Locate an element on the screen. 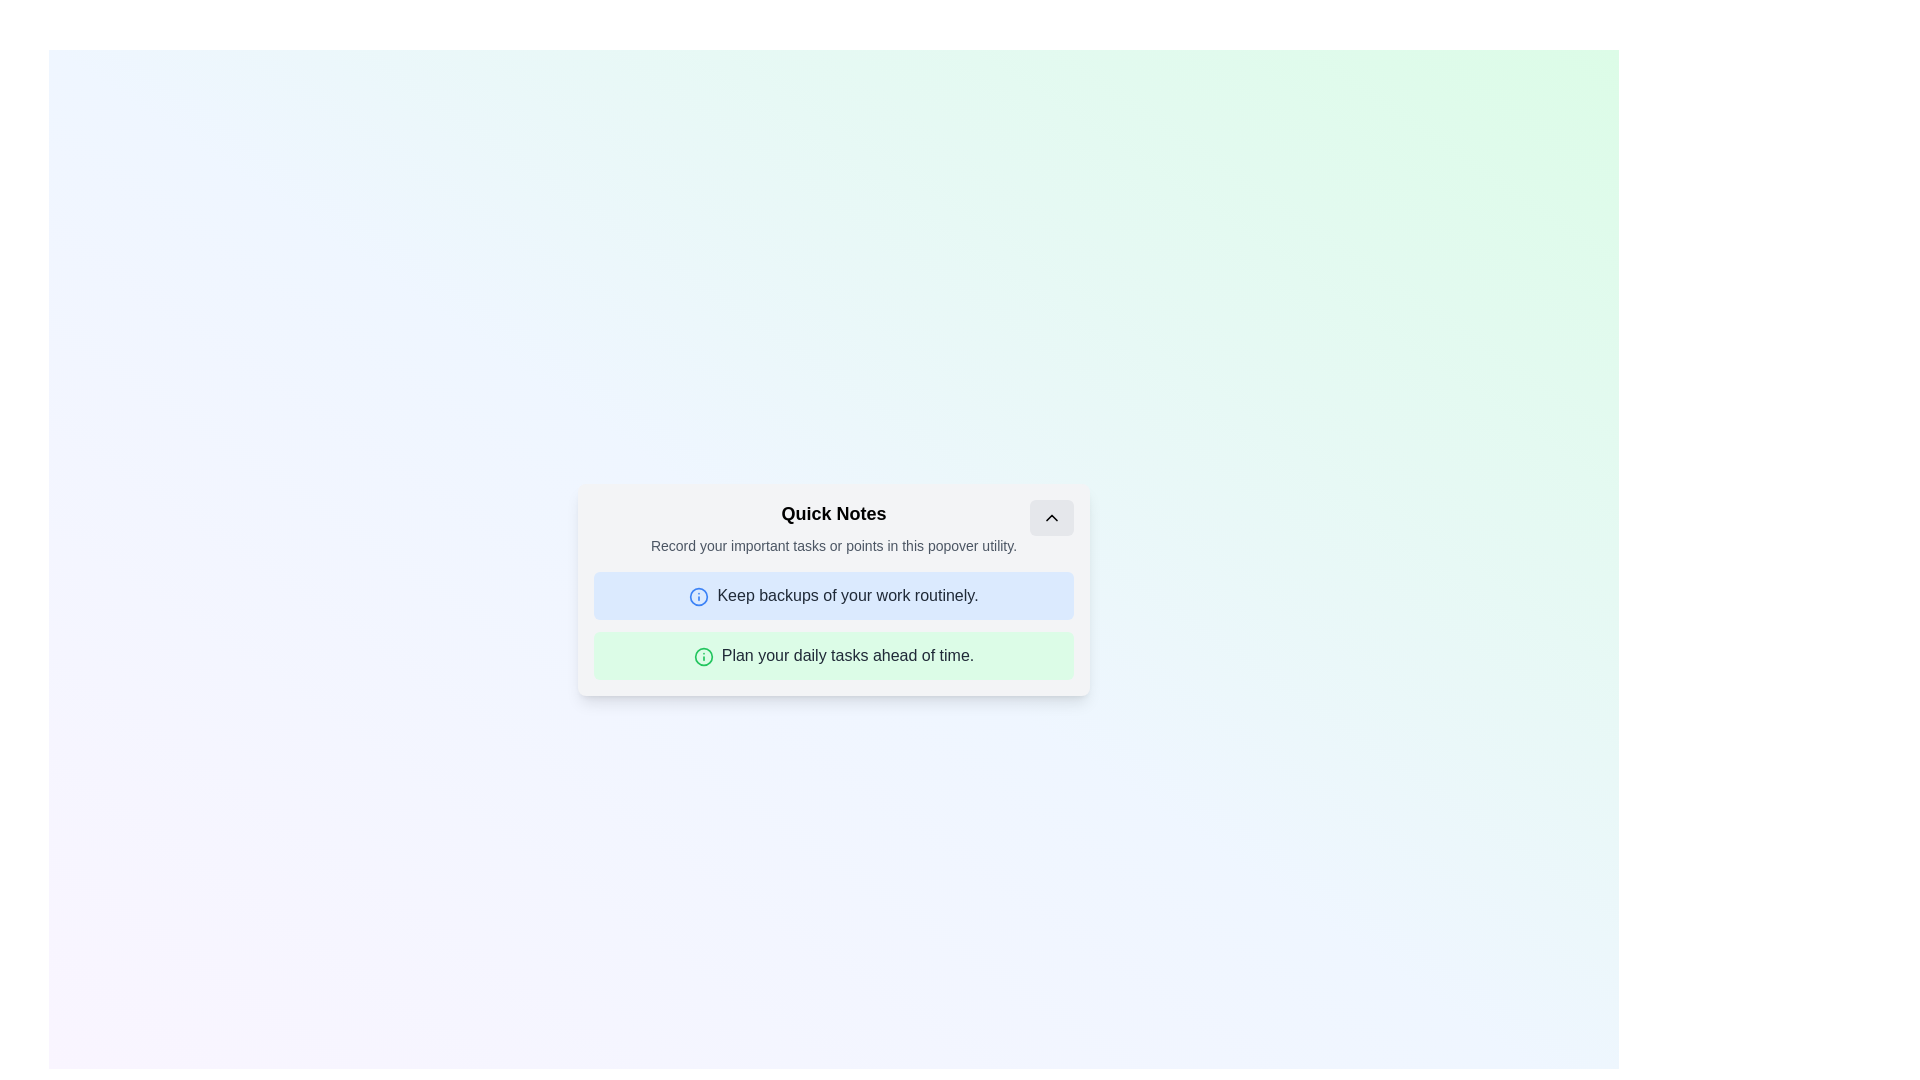 The height and width of the screenshot is (1080, 1920). the Heading text block at the top of the panel to use it for navigation in the interface is located at coordinates (834, 512).